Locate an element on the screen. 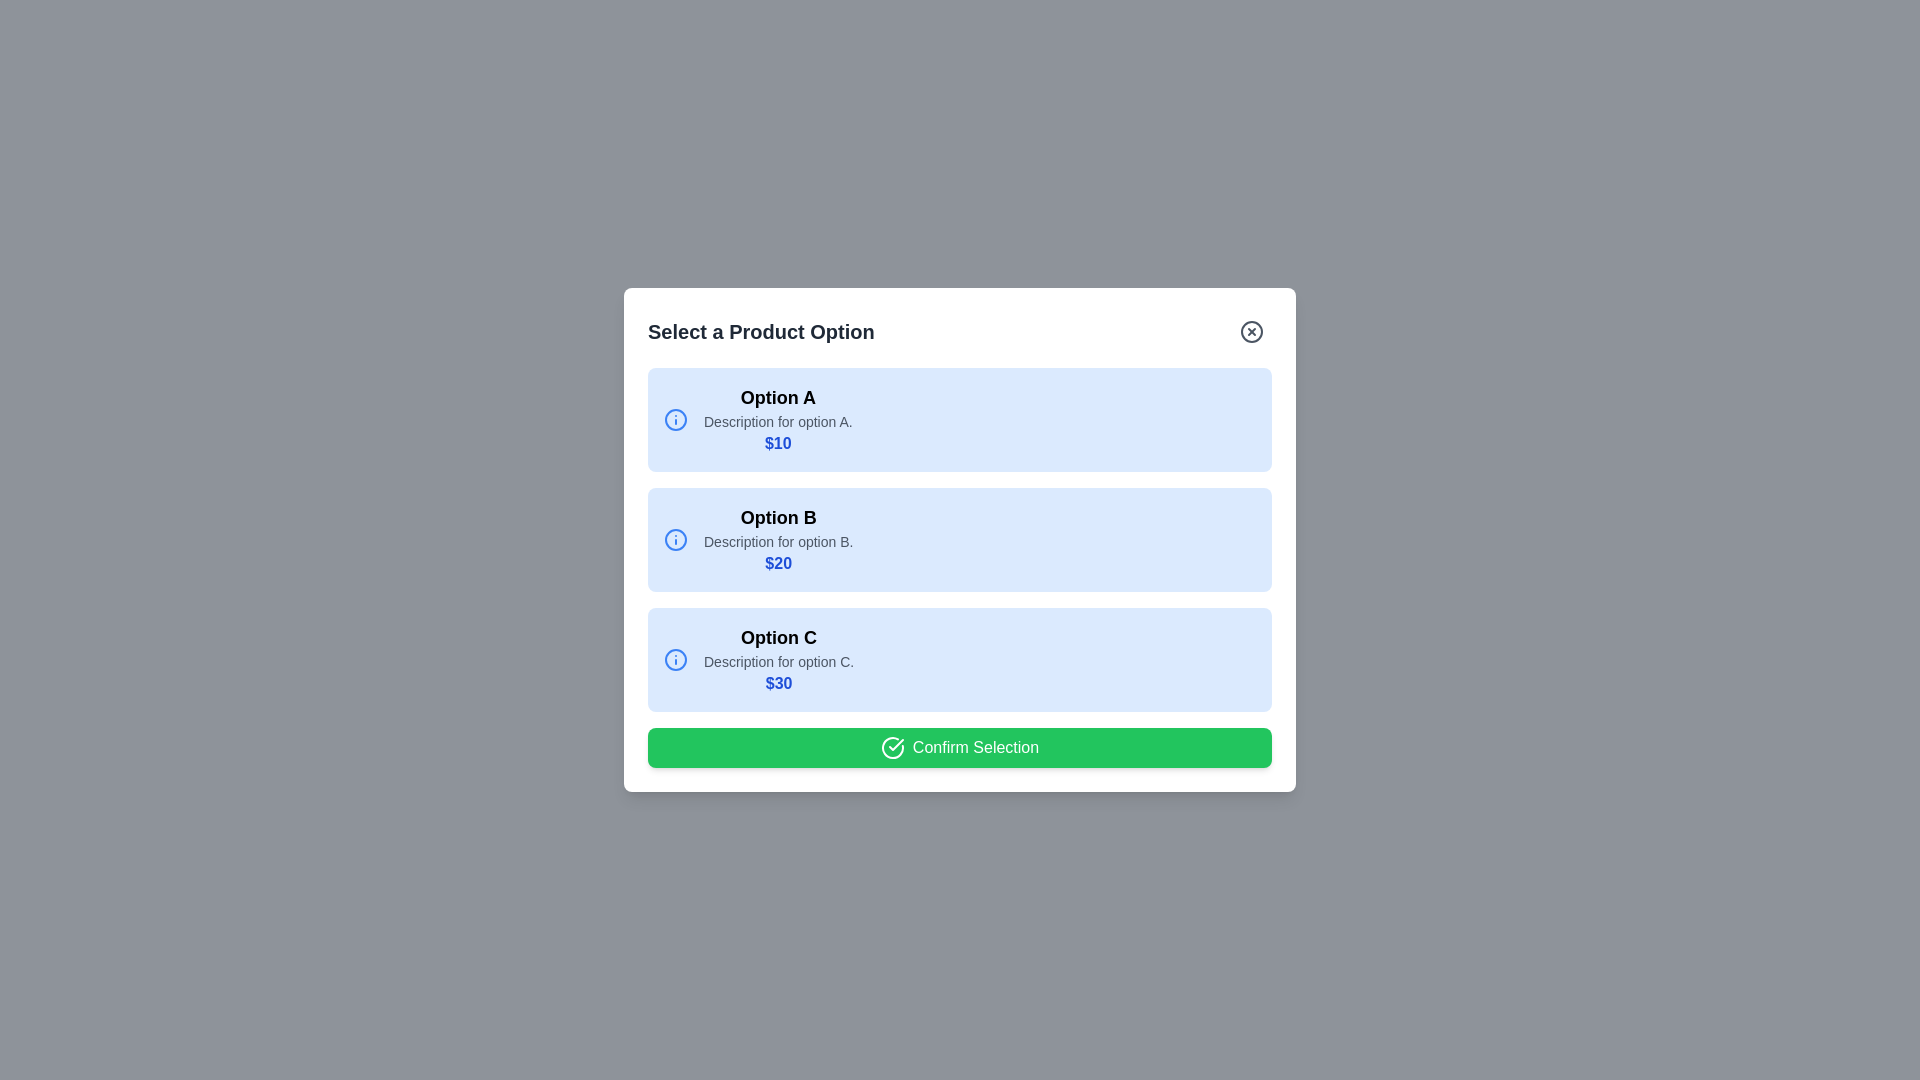  close button (X) to close the dialog box is located at coordinates (1251, 330).